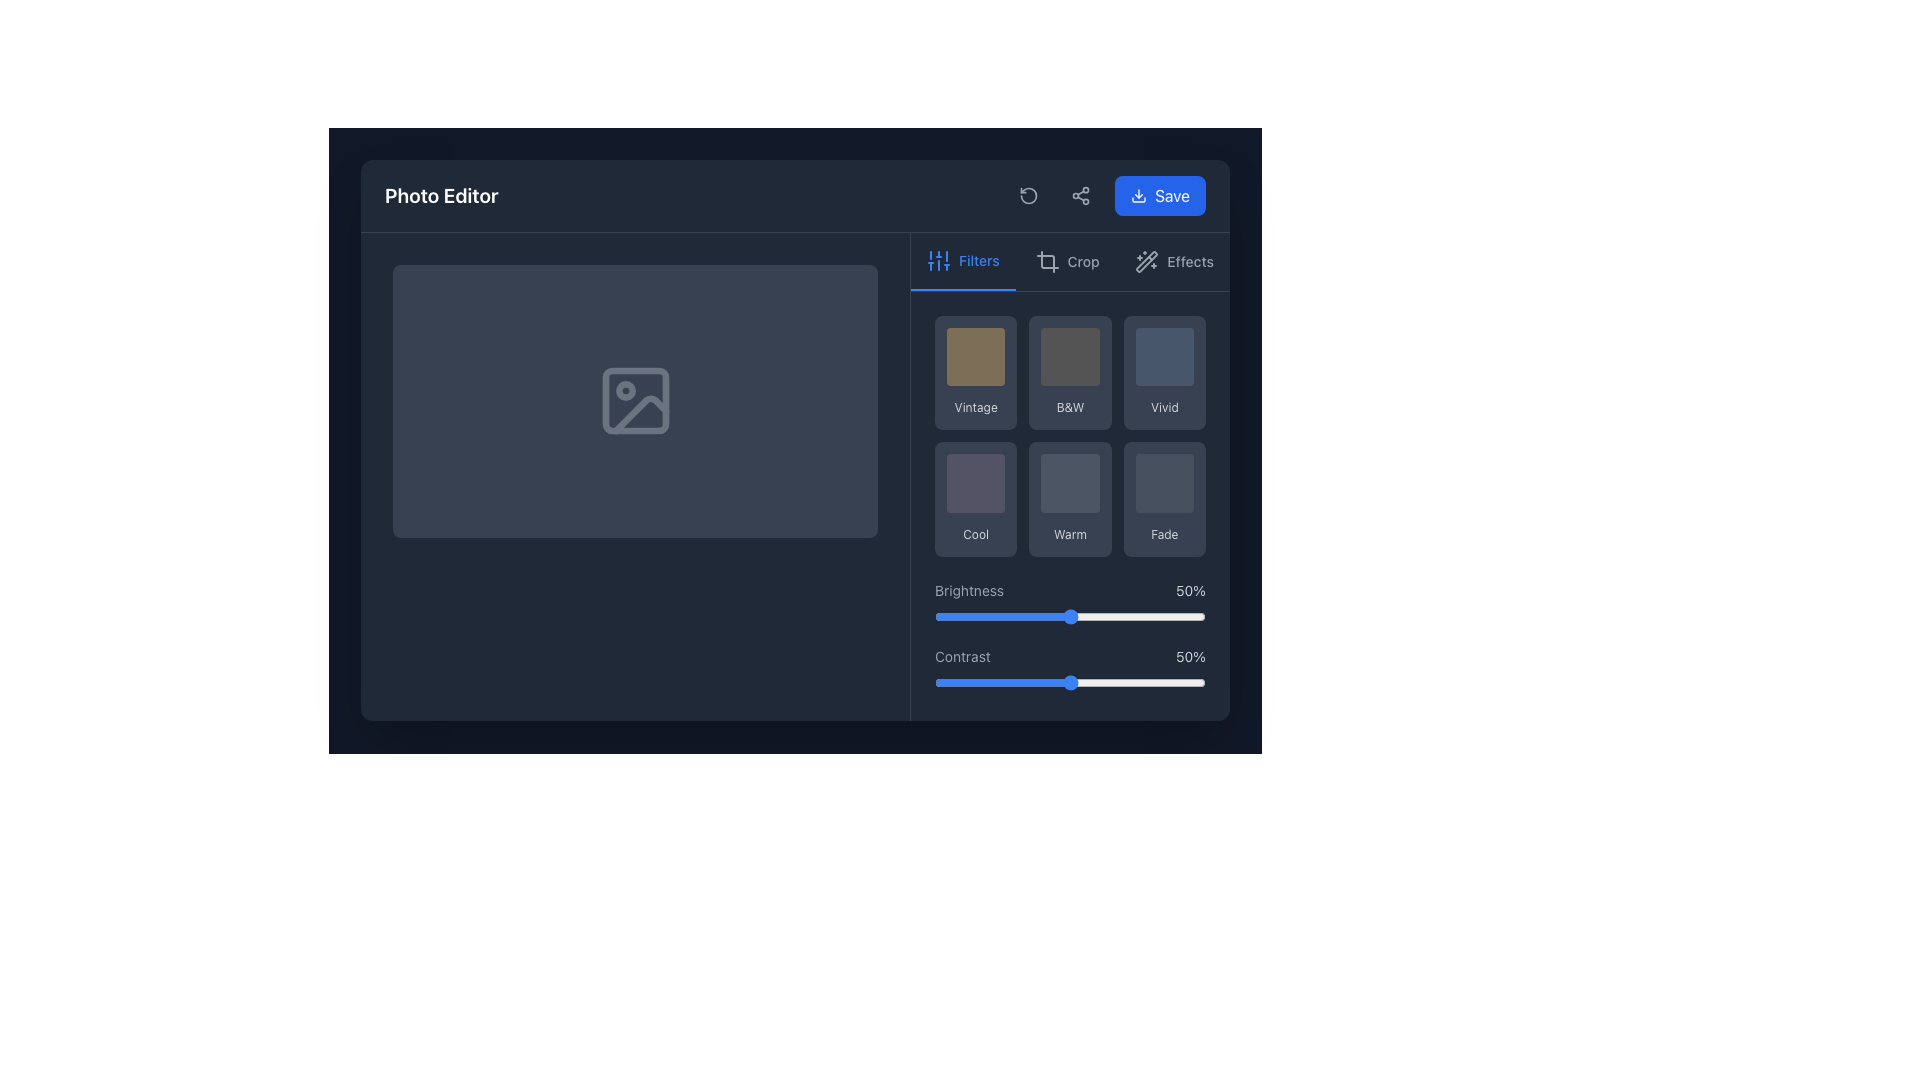 The height and width of the screenshot is (1080, 1920). Describe the element at coordinates (976, 373) in the screenshot. I see `the 'Vintage' filter button located in the top row, first column of the filter options in the 'Filters' tab` at that location.